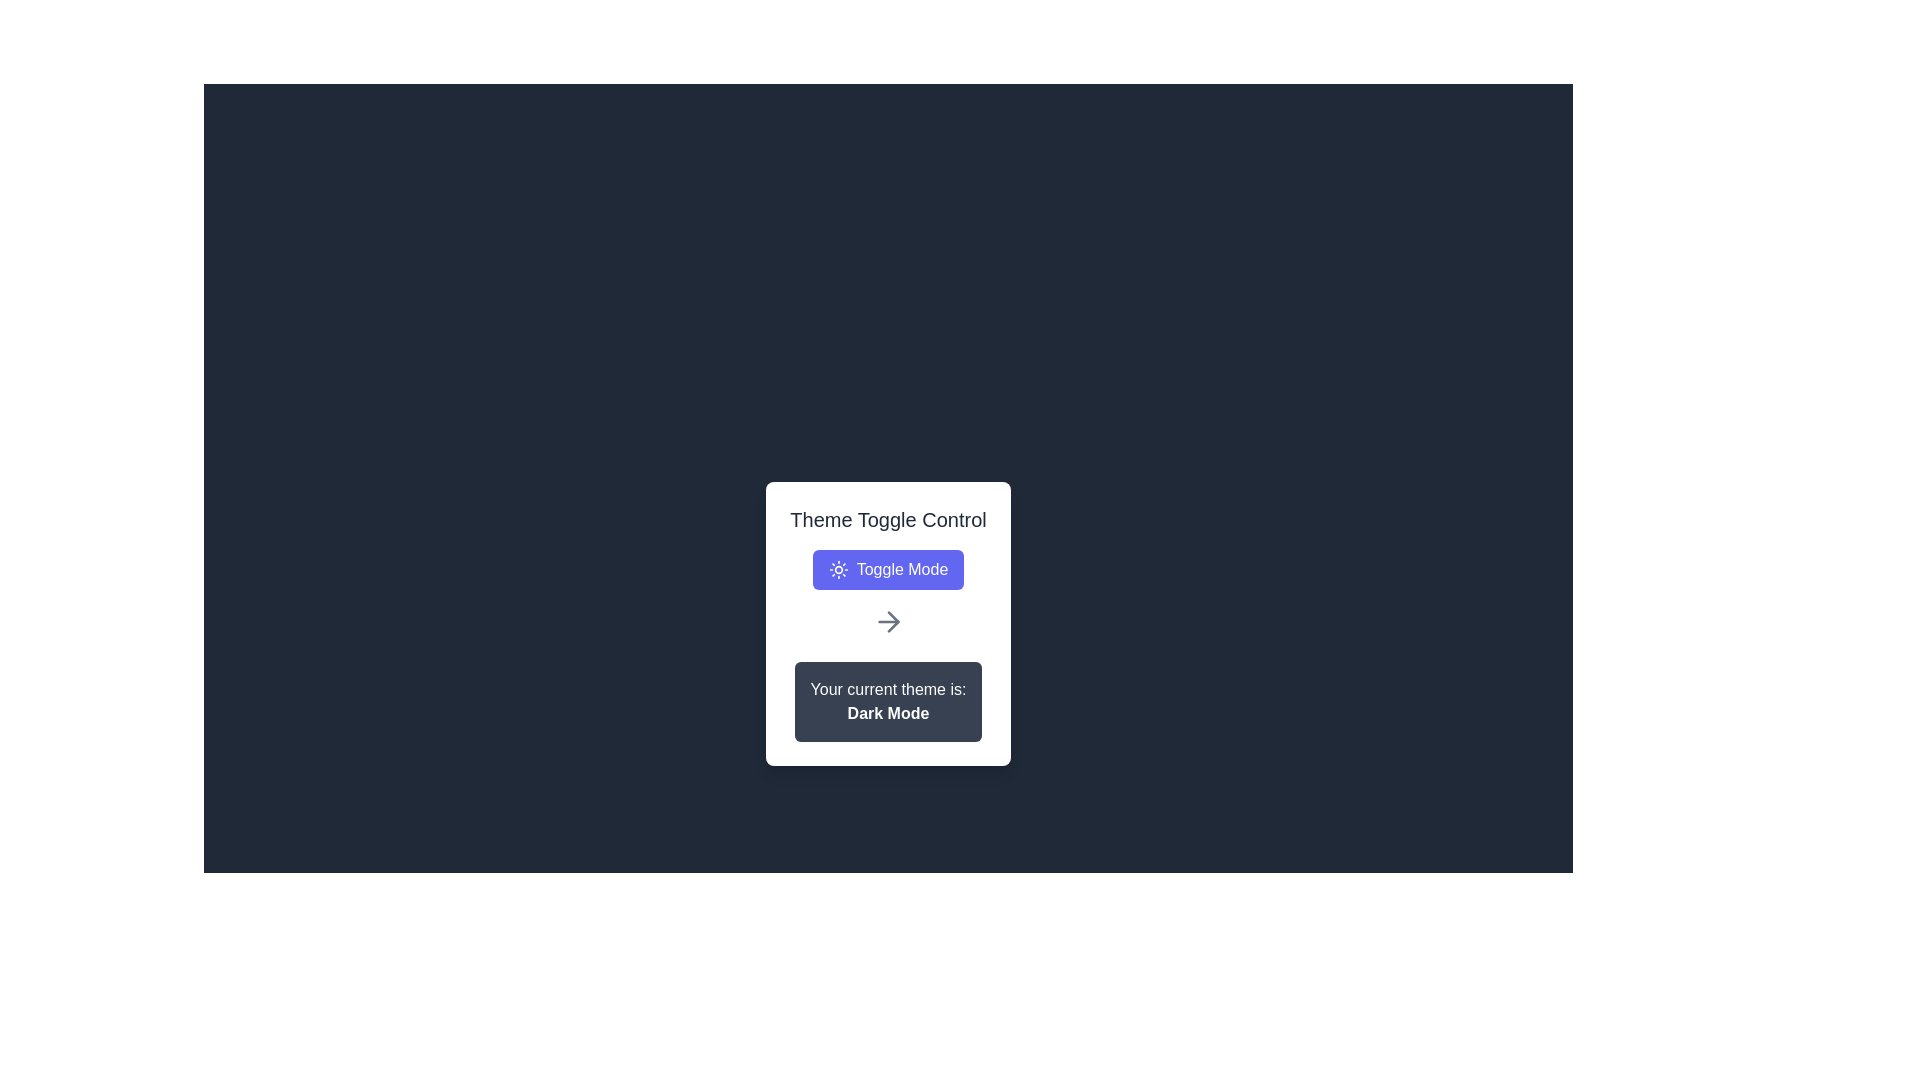  I want to click on the circular sun icon located to the left of the 'Toggle Mode' button, so click(838, 570).